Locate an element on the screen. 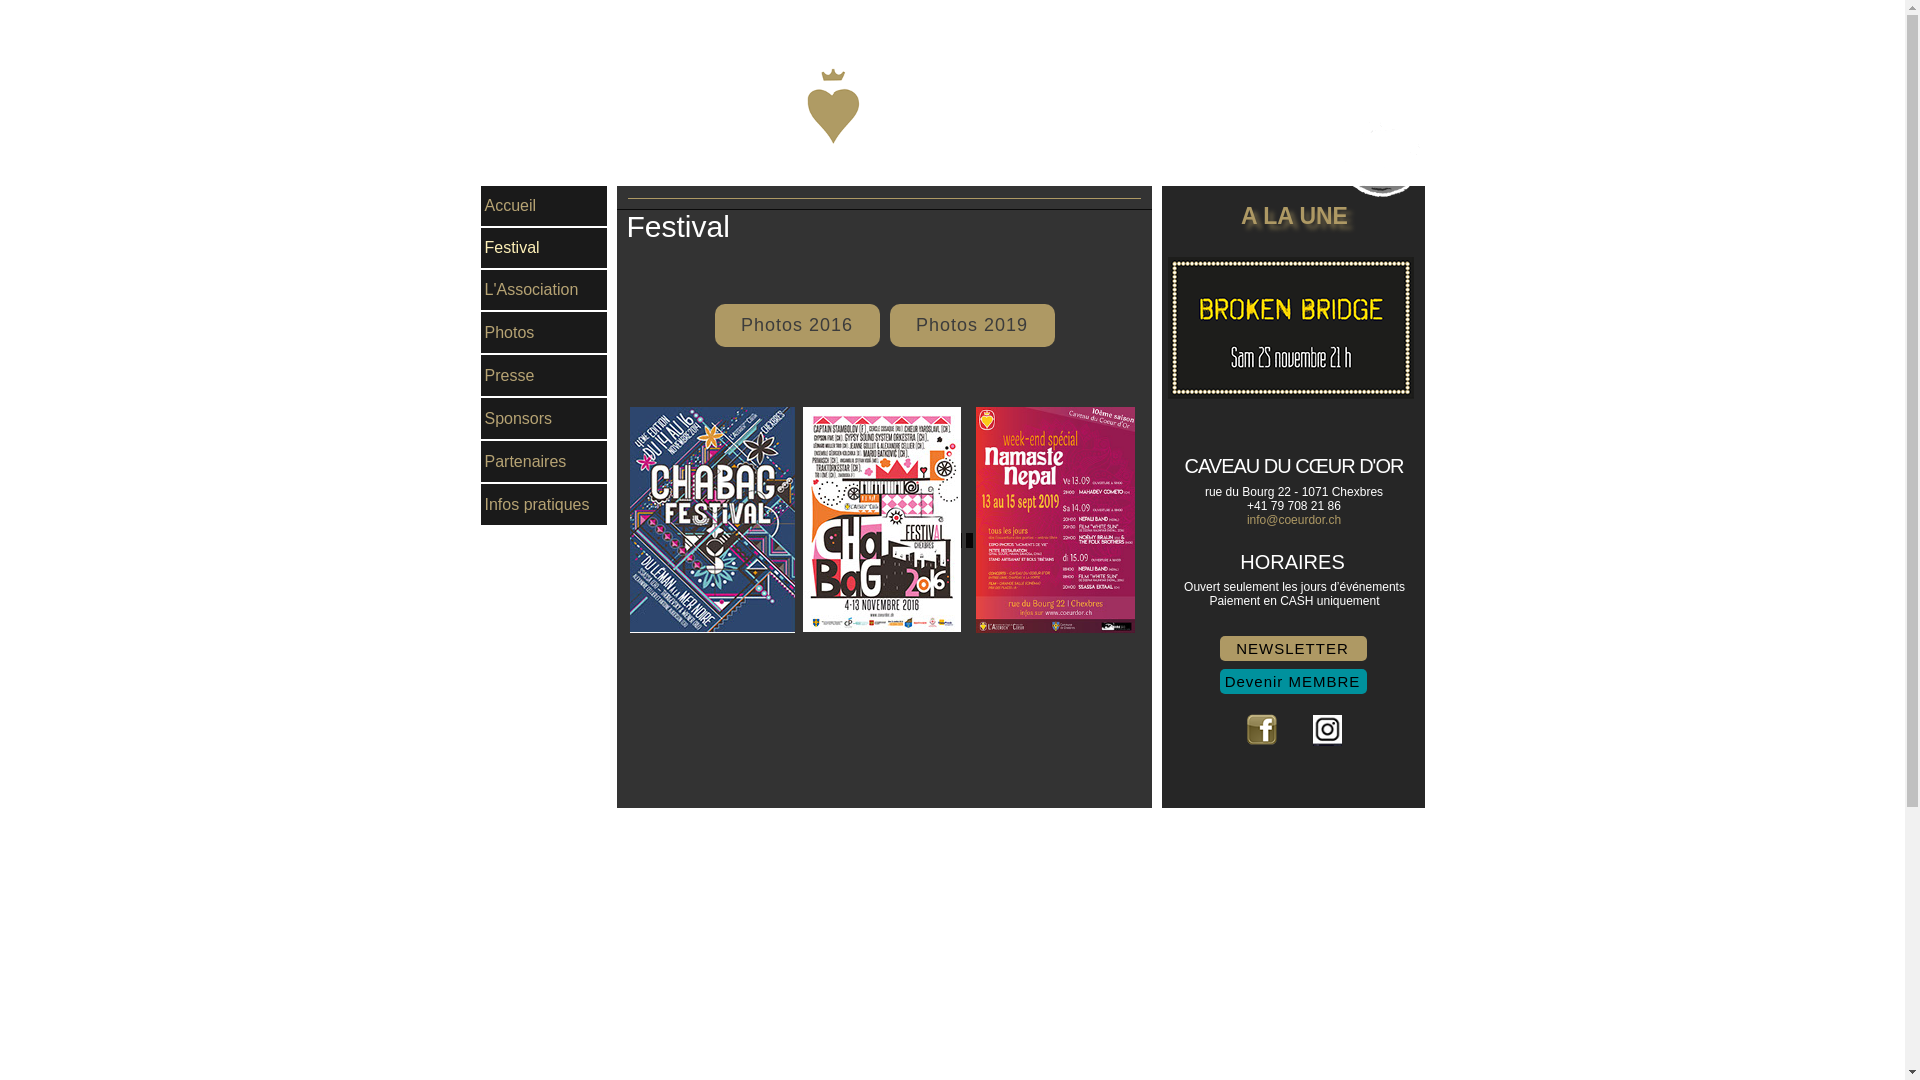 Image resolution: width=1920 pixels, height=1080 pixels. 'instagram' is located at coordinates (1326, 729).